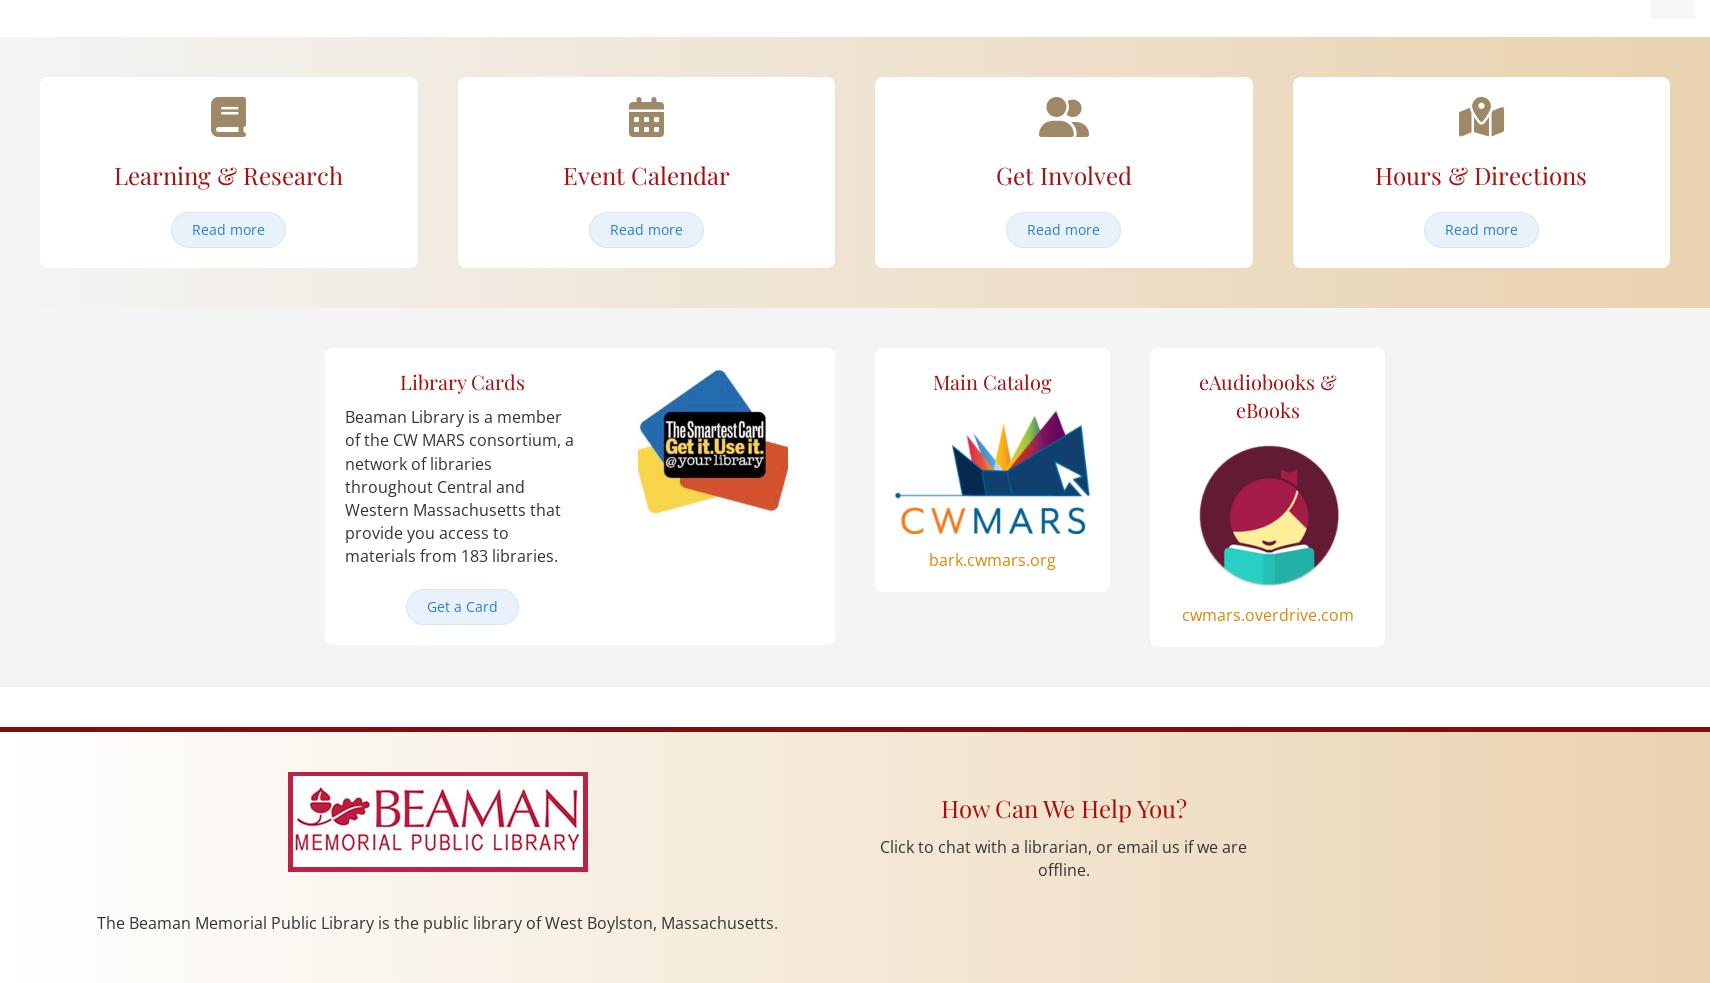 The height and width of the screenshot is (983, 1710). I want to click on 'Event Calendar', so click(645, 173).